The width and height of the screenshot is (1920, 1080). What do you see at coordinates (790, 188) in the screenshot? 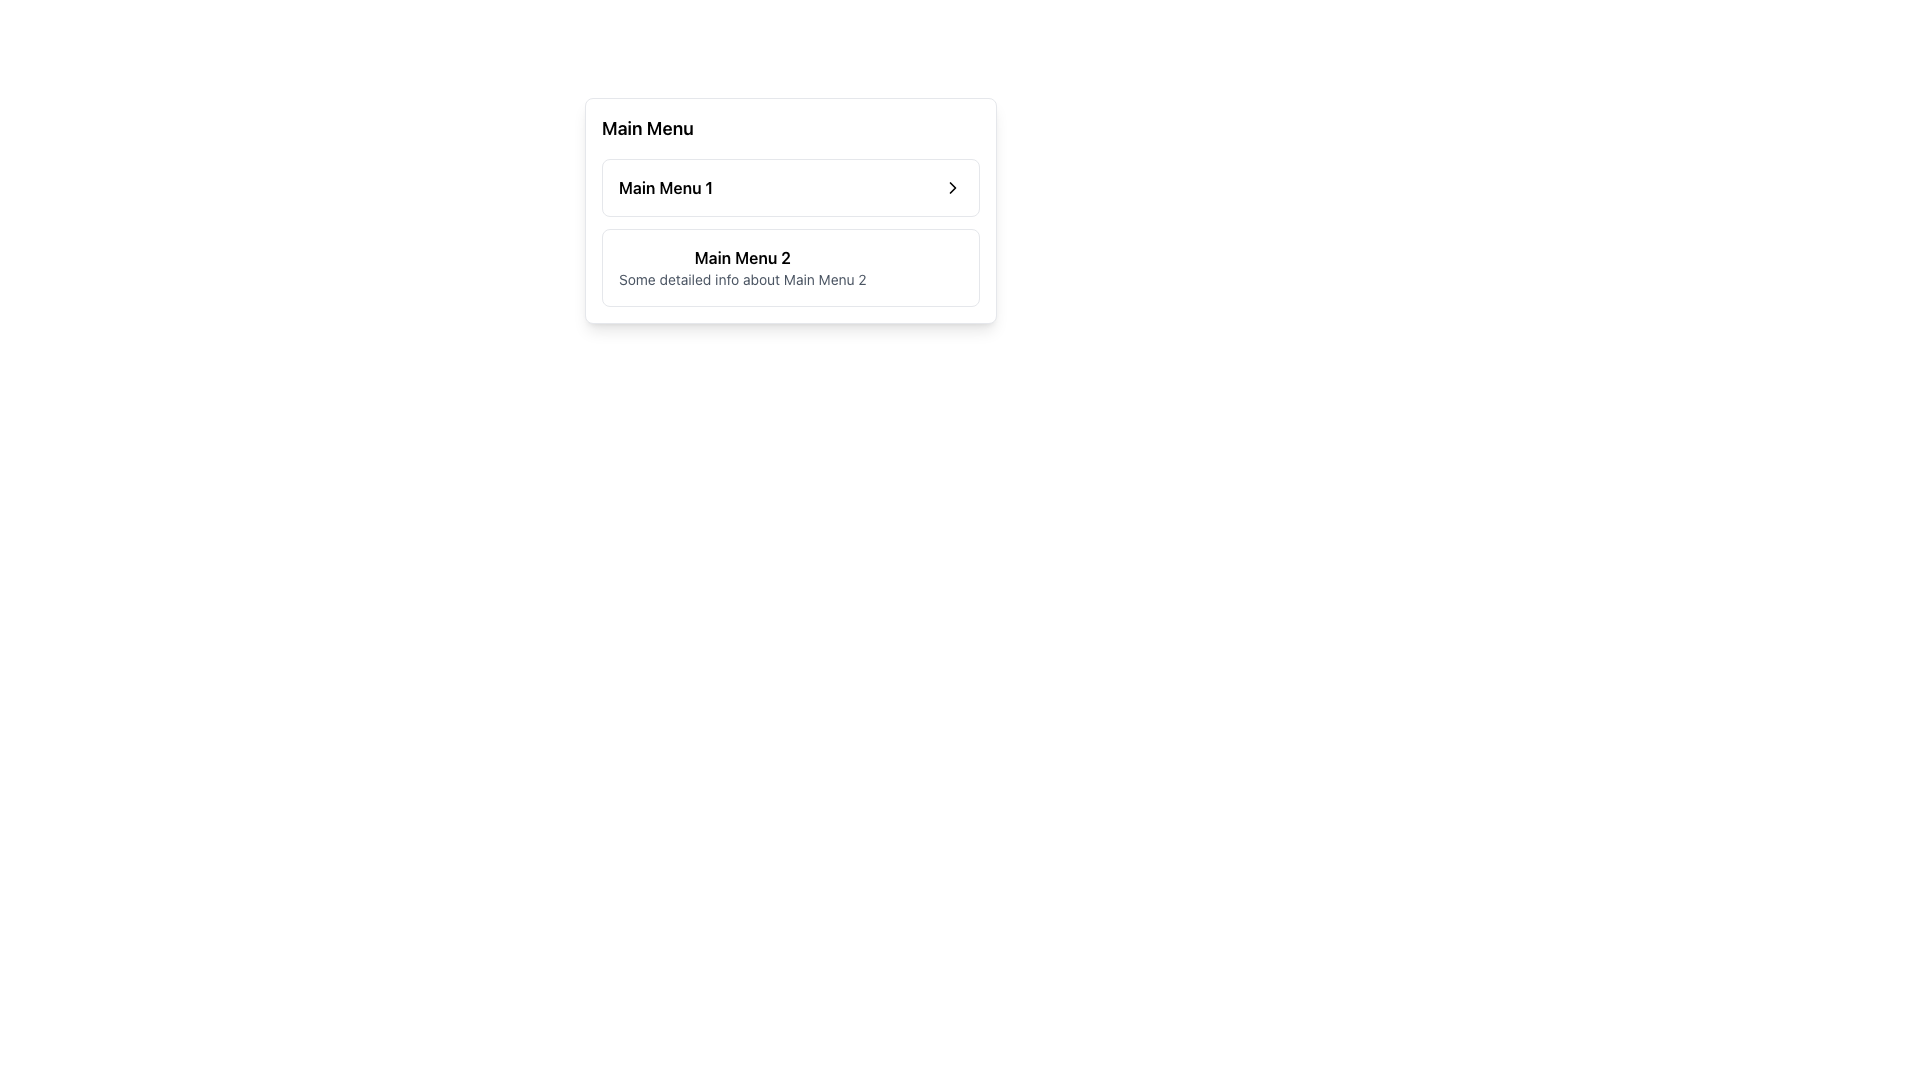
I see `the first menu option in the list that leads to 'Main Menu 1'` at bounding box center [790, 188].